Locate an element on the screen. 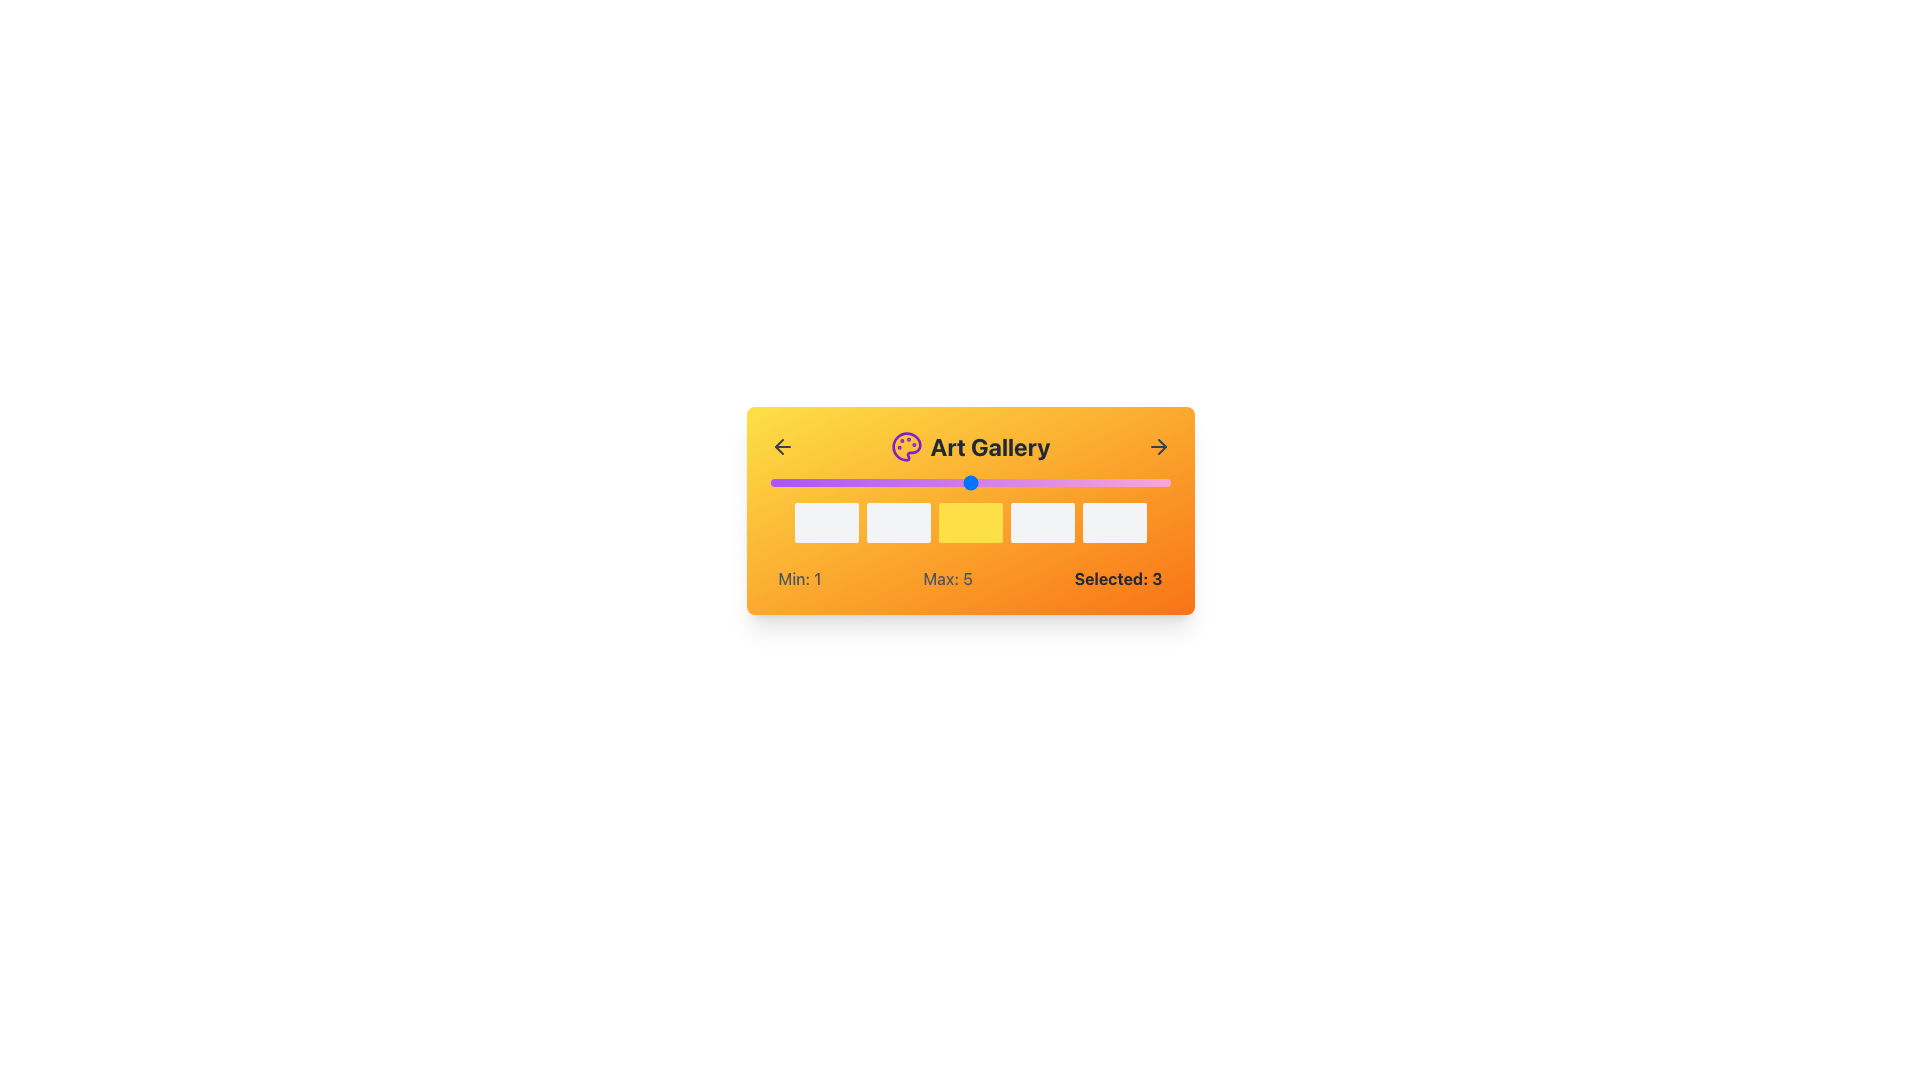 The image size is (1920, 1080). the first static visual block or placeholder in the horizontal arrangement below the 'Art Gallery' section is located at coordinates (826, 522).